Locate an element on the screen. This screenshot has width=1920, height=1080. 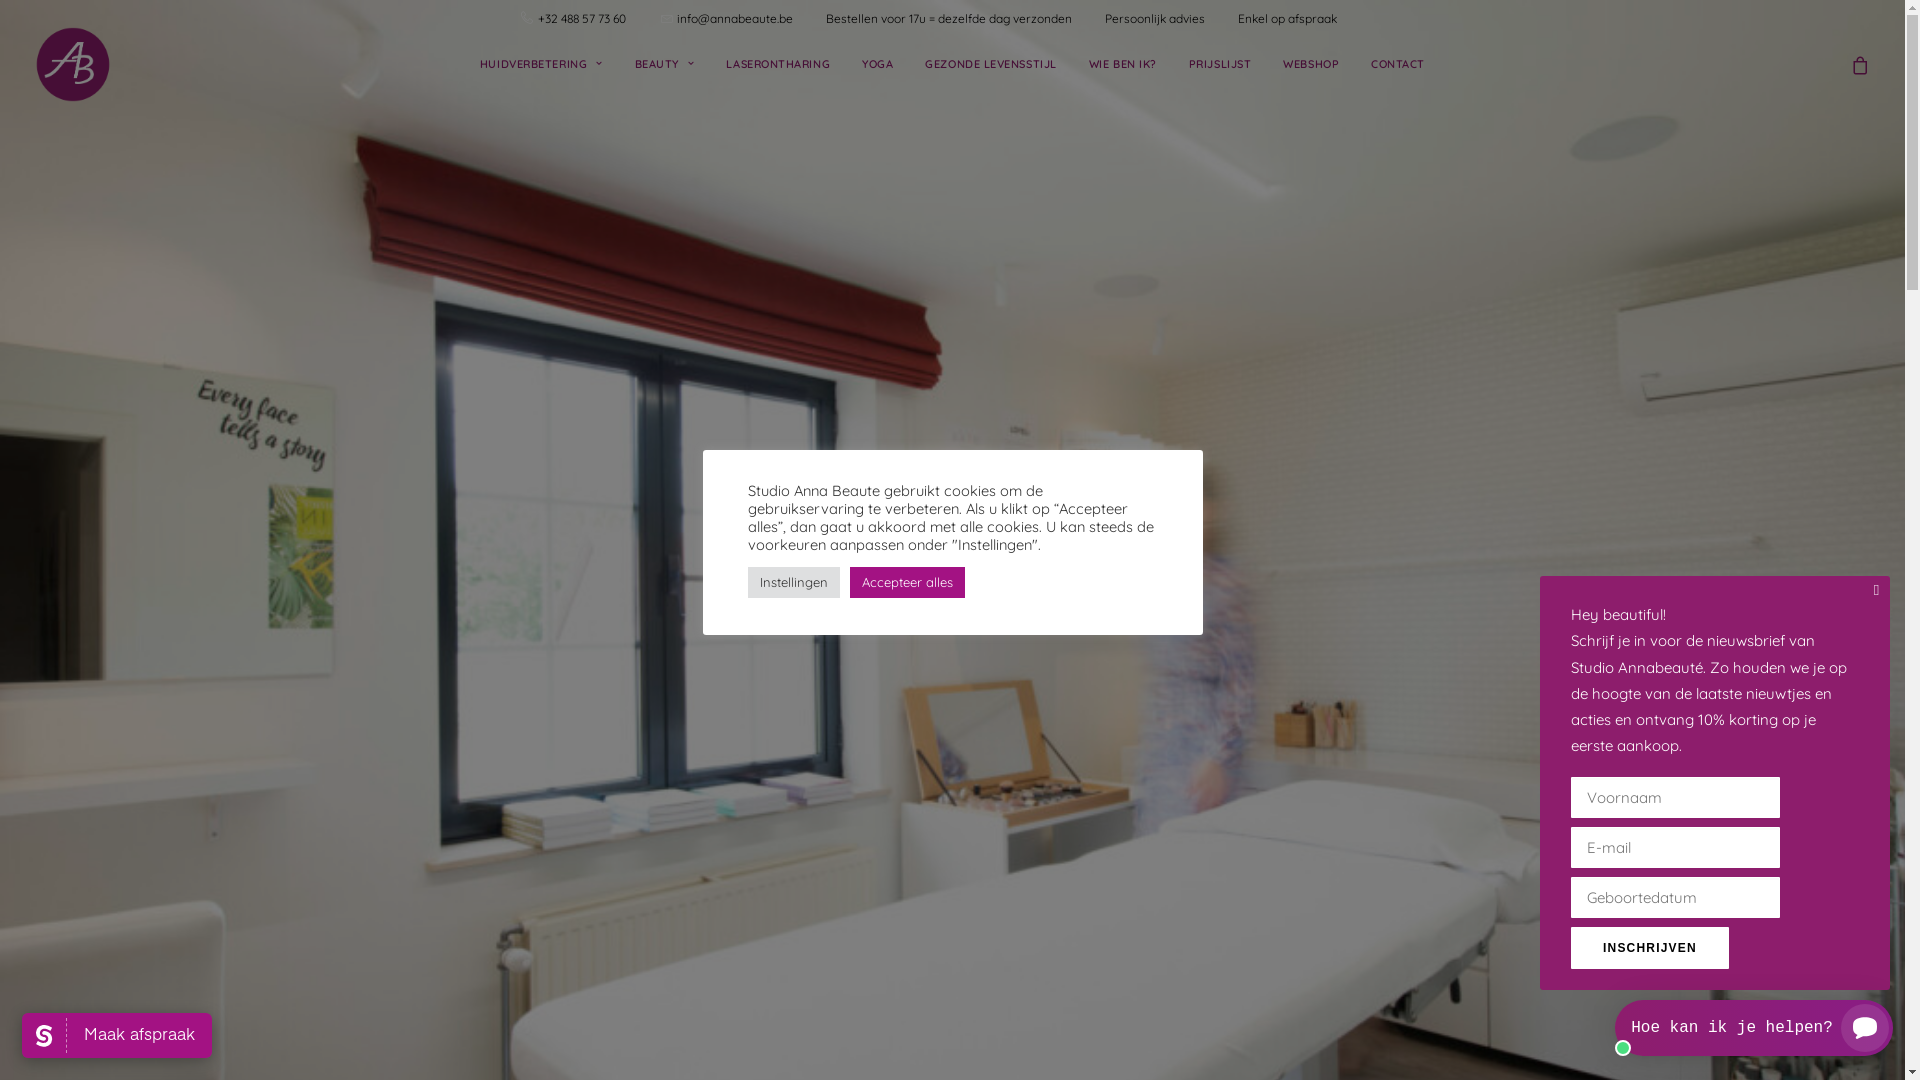
'LASERONTHARING' is located at coordinates (711, 63).